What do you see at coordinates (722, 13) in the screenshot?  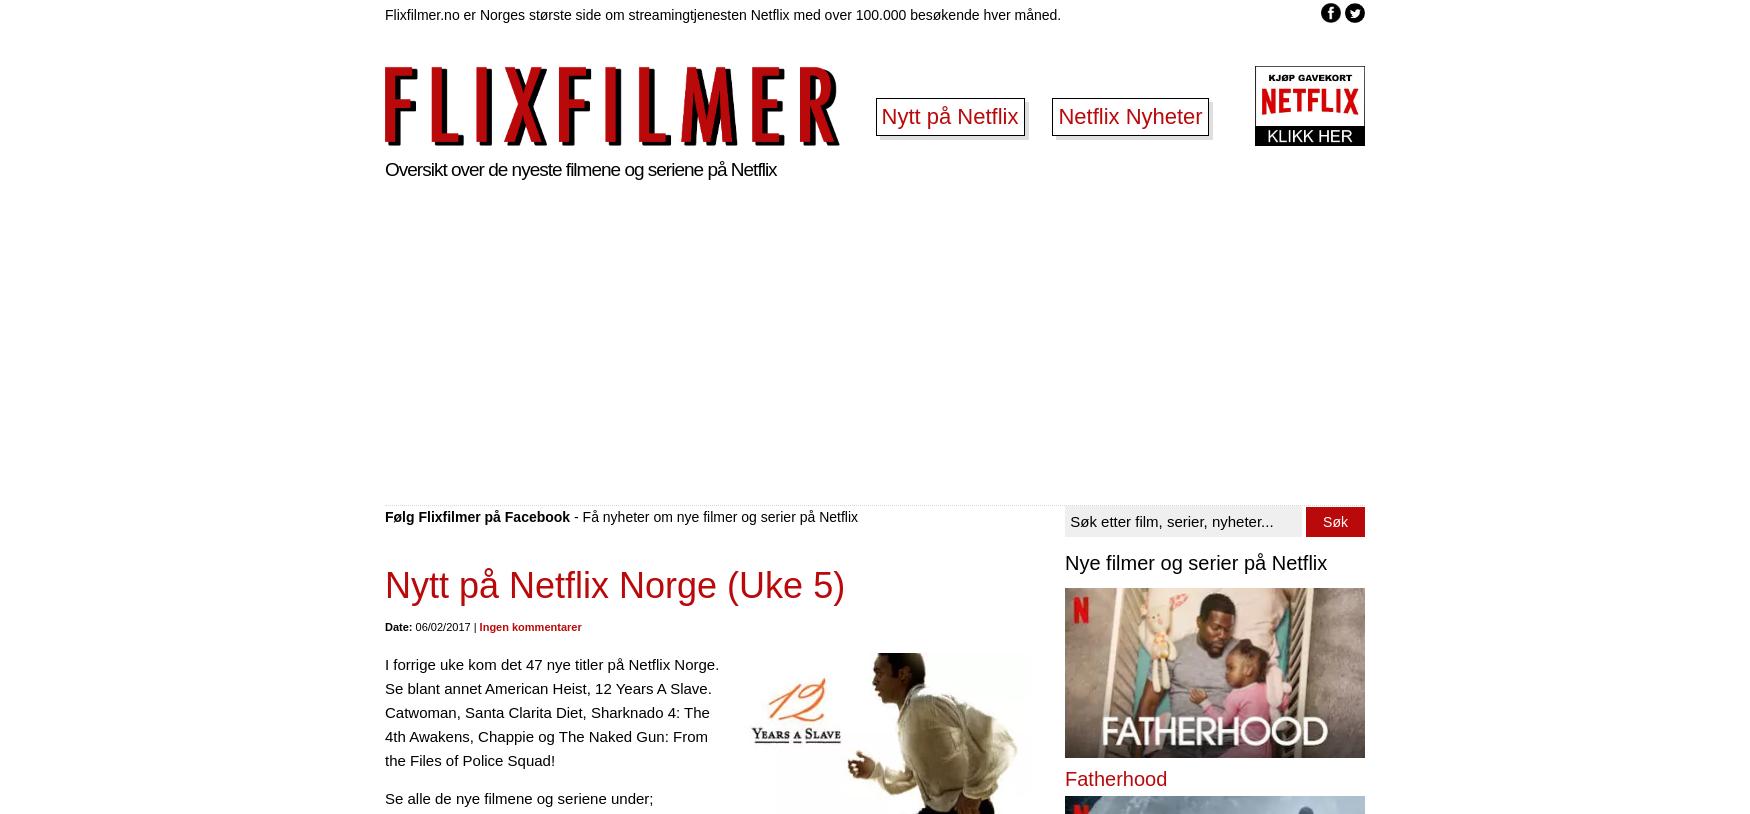 I see `'Flixfilmer.no er Norges største side om streamingtjenesten Netflix med over 100.000 besøkende hver måned.'` at bounding box center [722, 13].